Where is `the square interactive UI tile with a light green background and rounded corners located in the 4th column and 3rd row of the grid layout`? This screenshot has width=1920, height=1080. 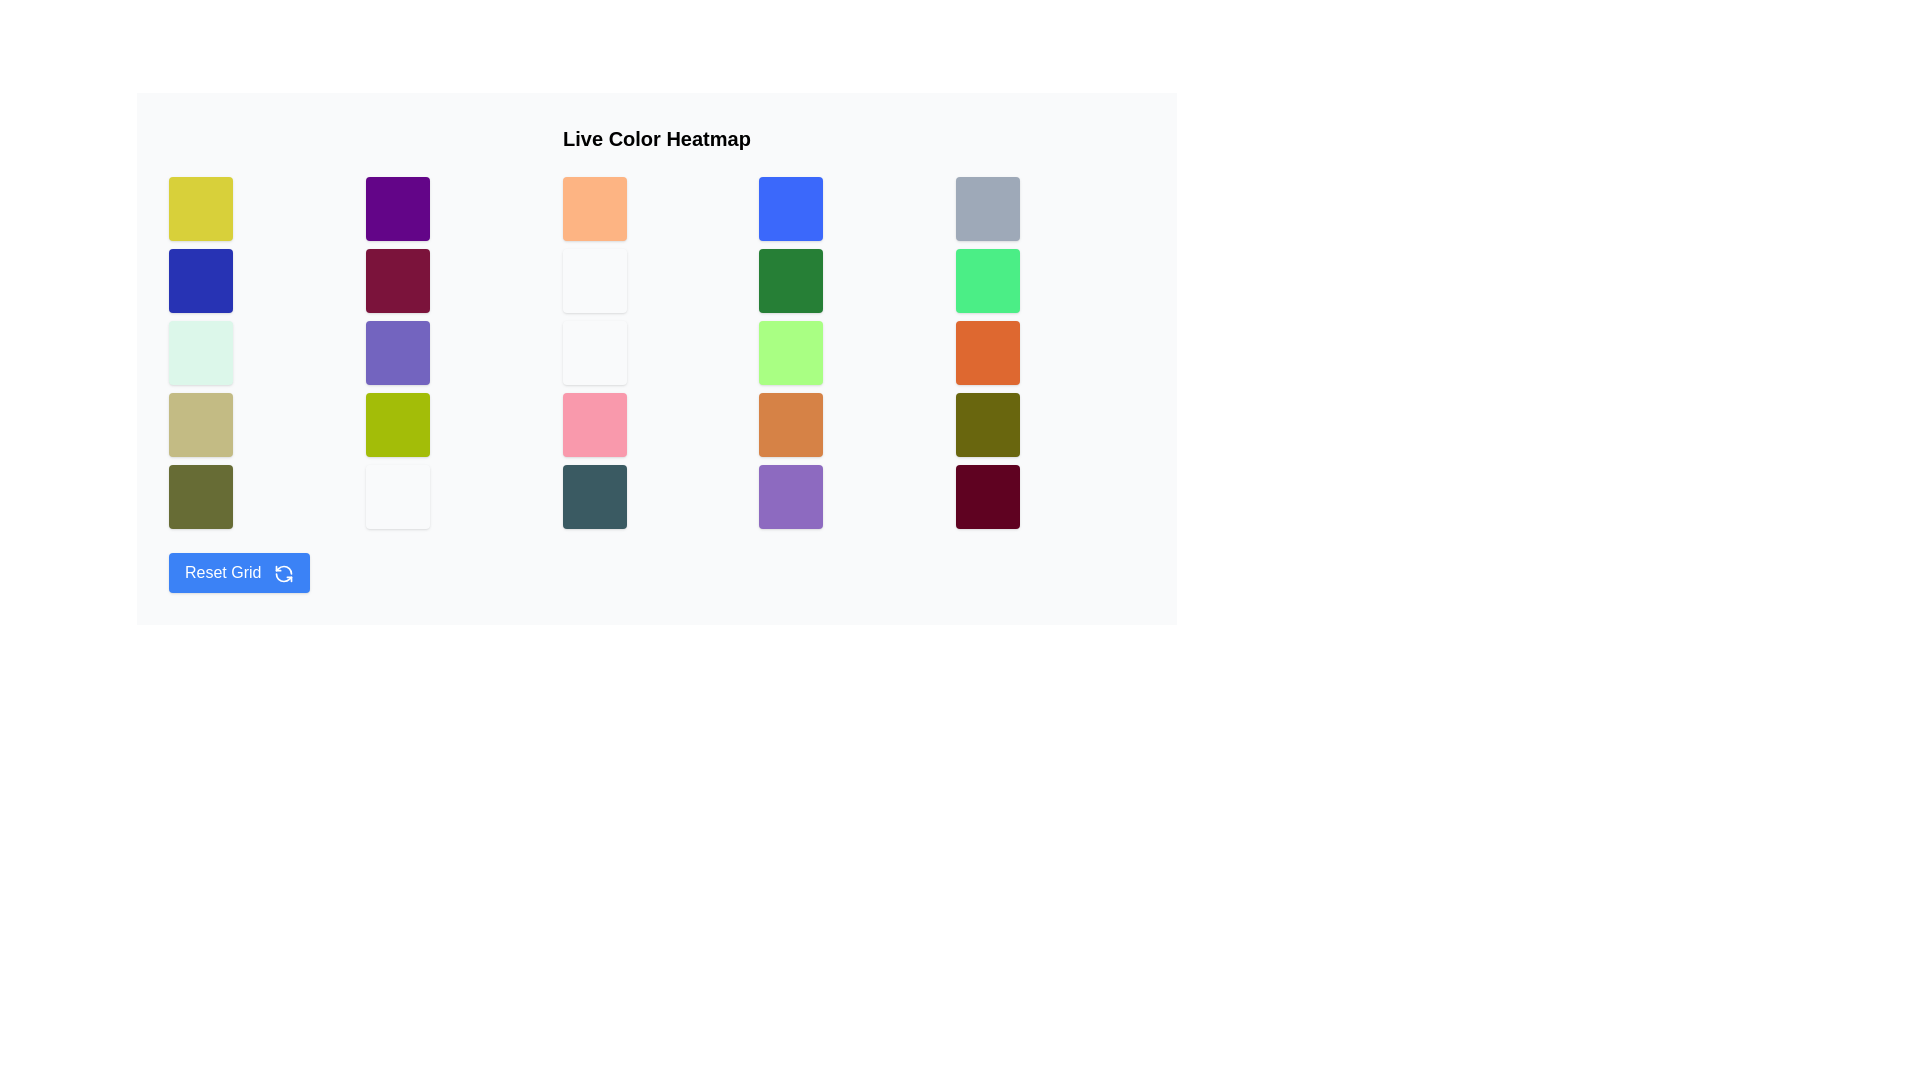 the square interactive UI tile with a light green background and rounded corners located in the 4th column and 3rd row of the grid layout is located at coordinates (790, 352).